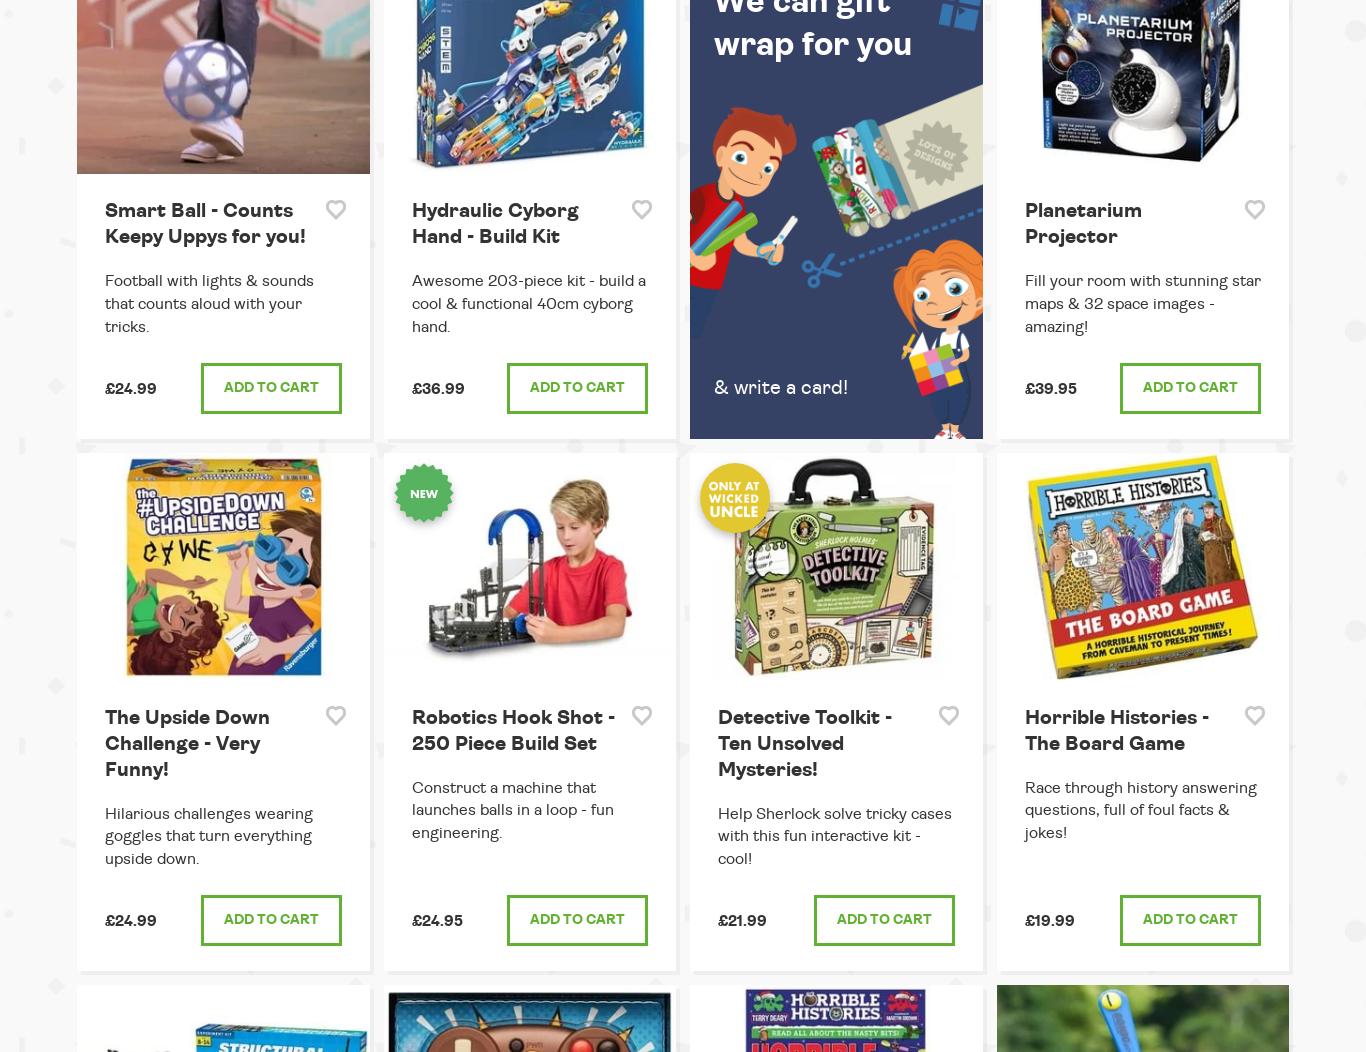 The height and width of the screenshot is (1052, 1366). Describe the element at coordinates (1115, 729) in the screenshot. I see `'Horrible Histories - The Board Game'` at that location.